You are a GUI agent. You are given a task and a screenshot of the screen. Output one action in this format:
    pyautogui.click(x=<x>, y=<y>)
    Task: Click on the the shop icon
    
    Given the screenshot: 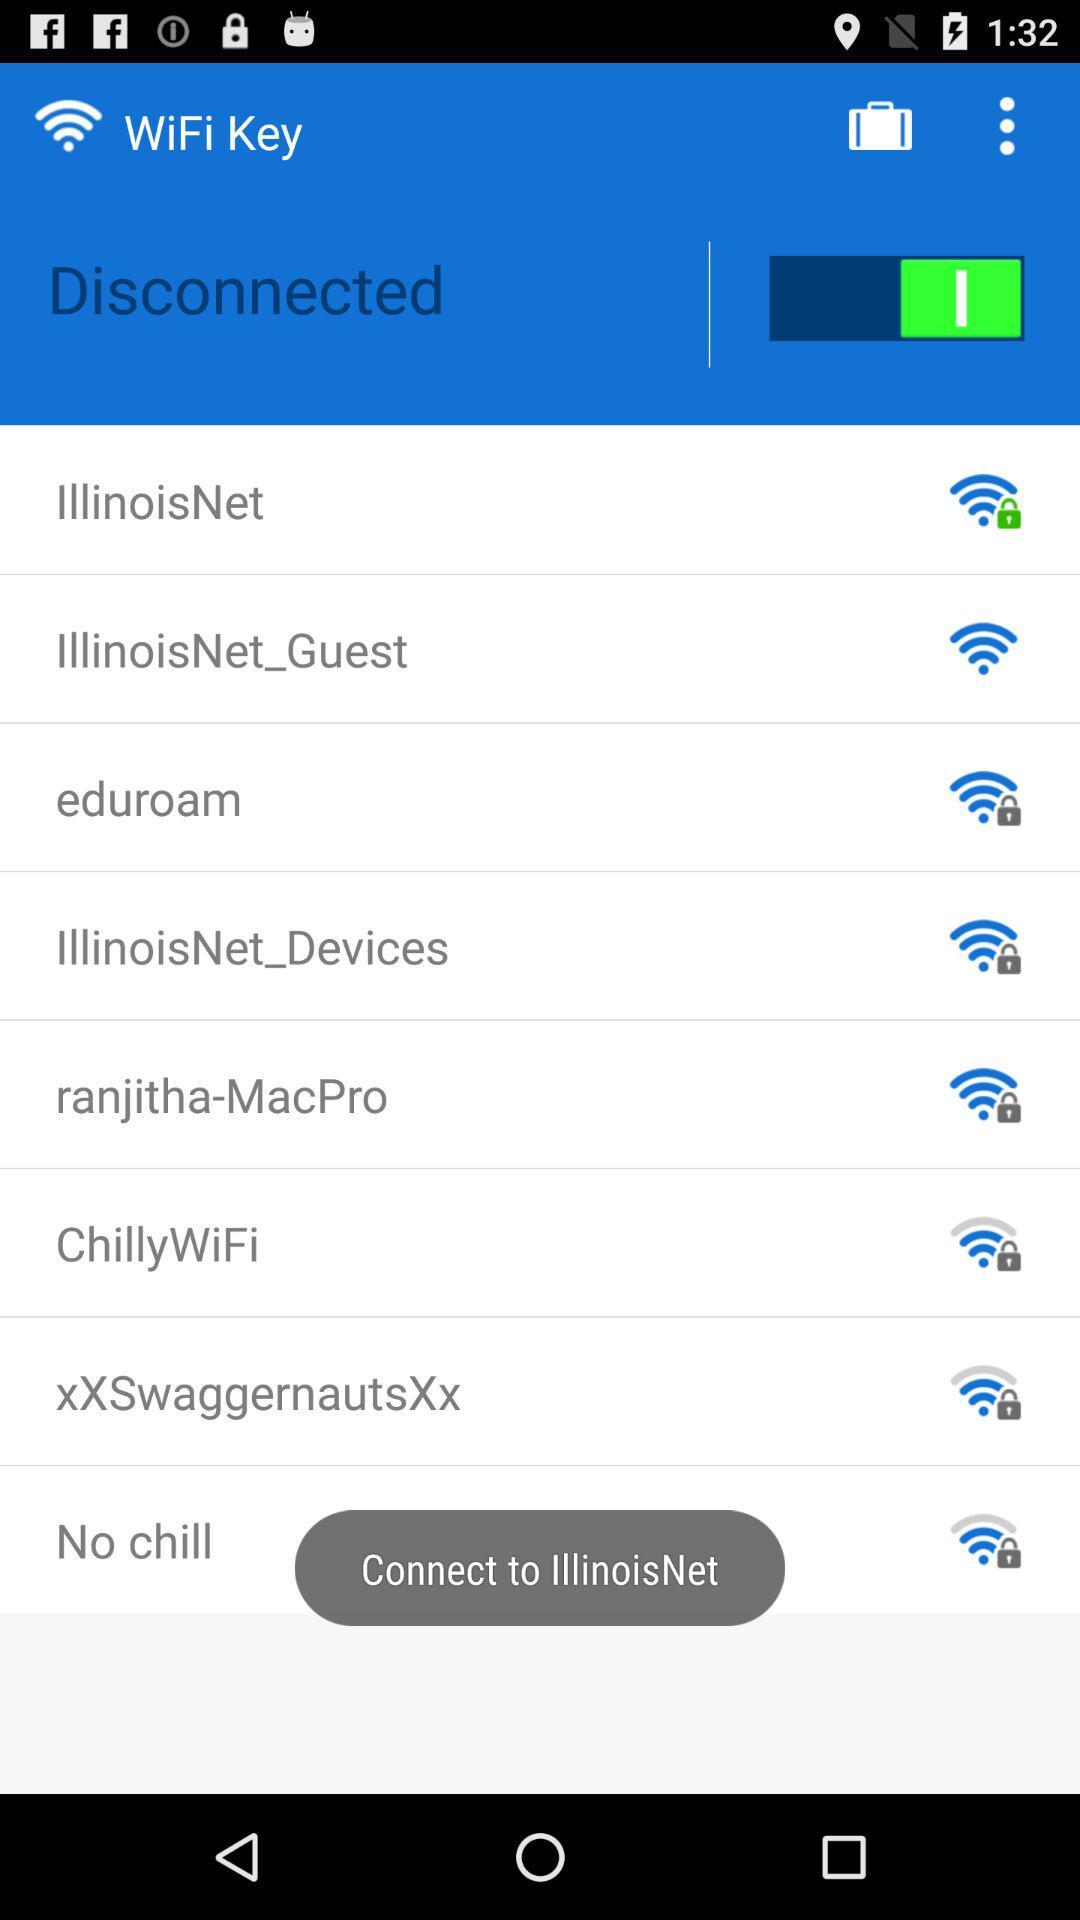 What is the action you would take?
    pyautogui.click(x=879, y=133)
    